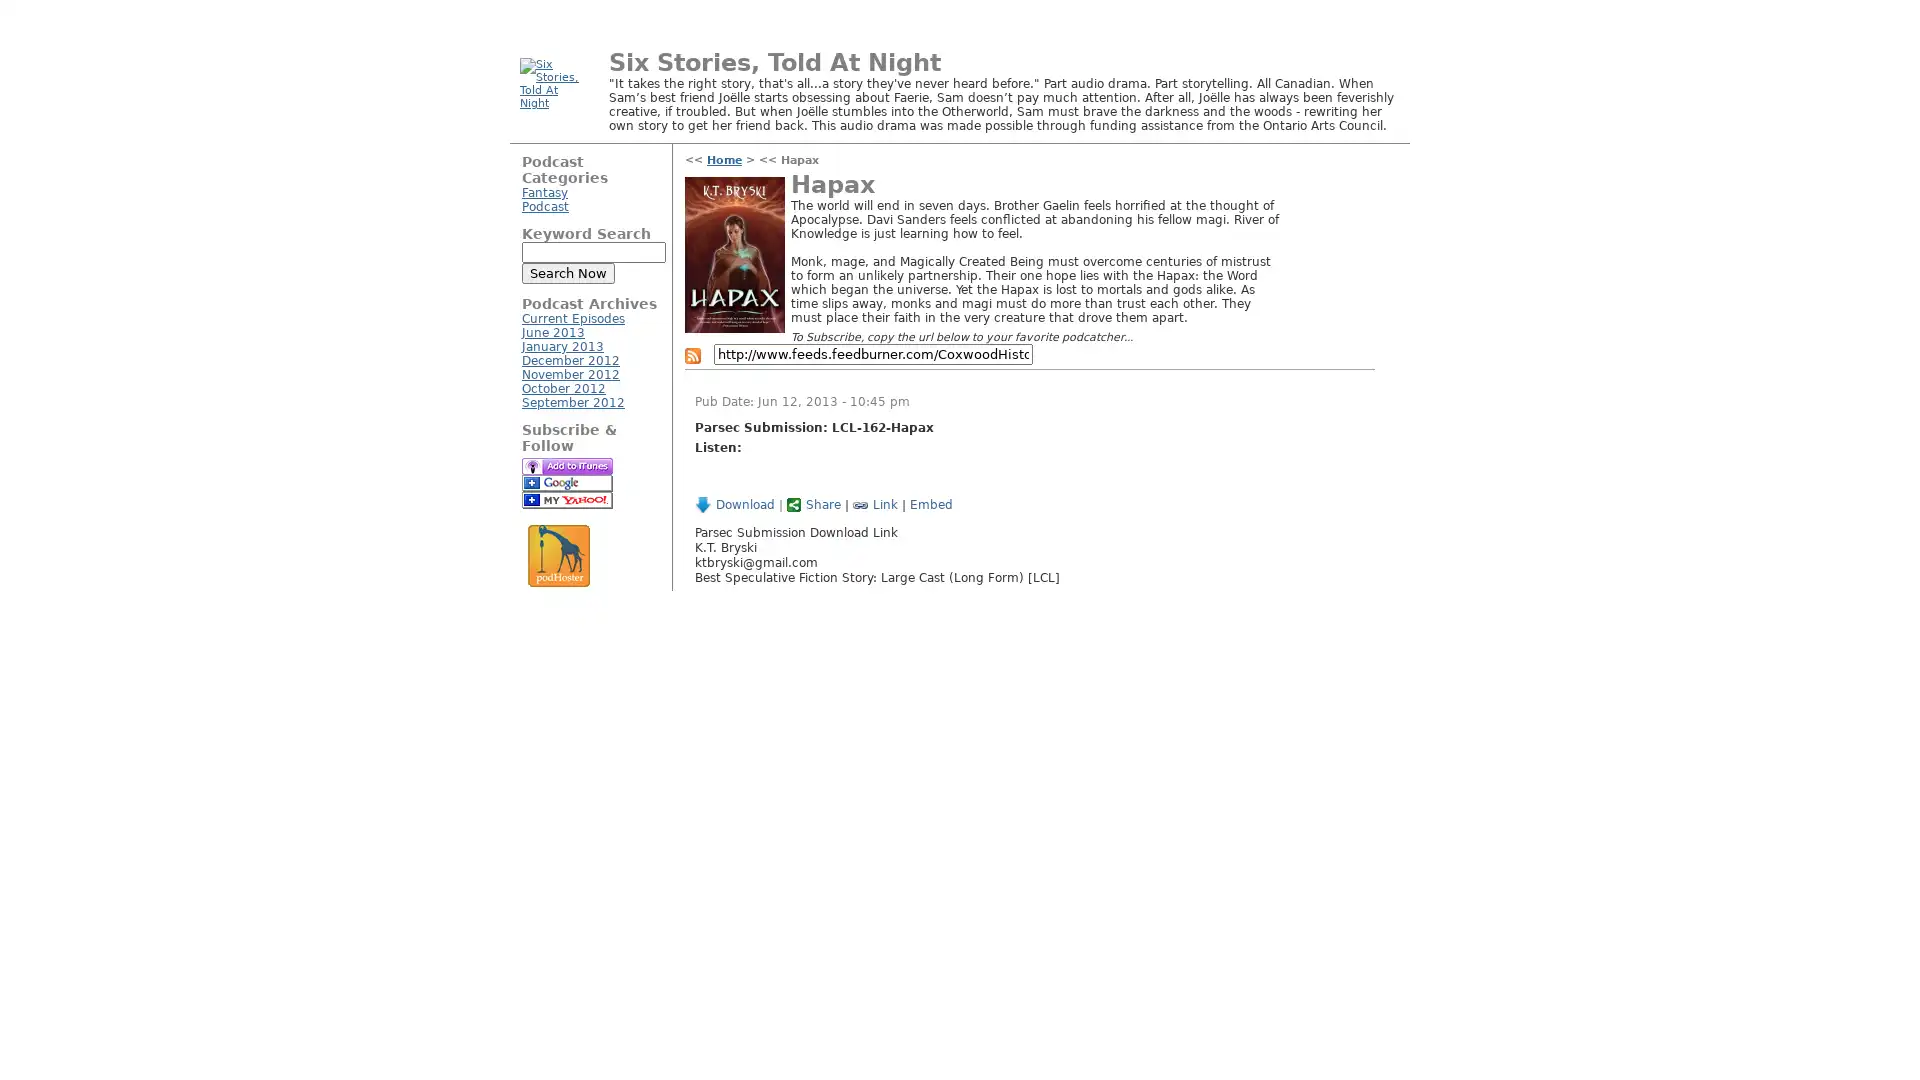  Describe the element at coordinates (567, 273) in the screenshot. I see `Search Now` at that location.